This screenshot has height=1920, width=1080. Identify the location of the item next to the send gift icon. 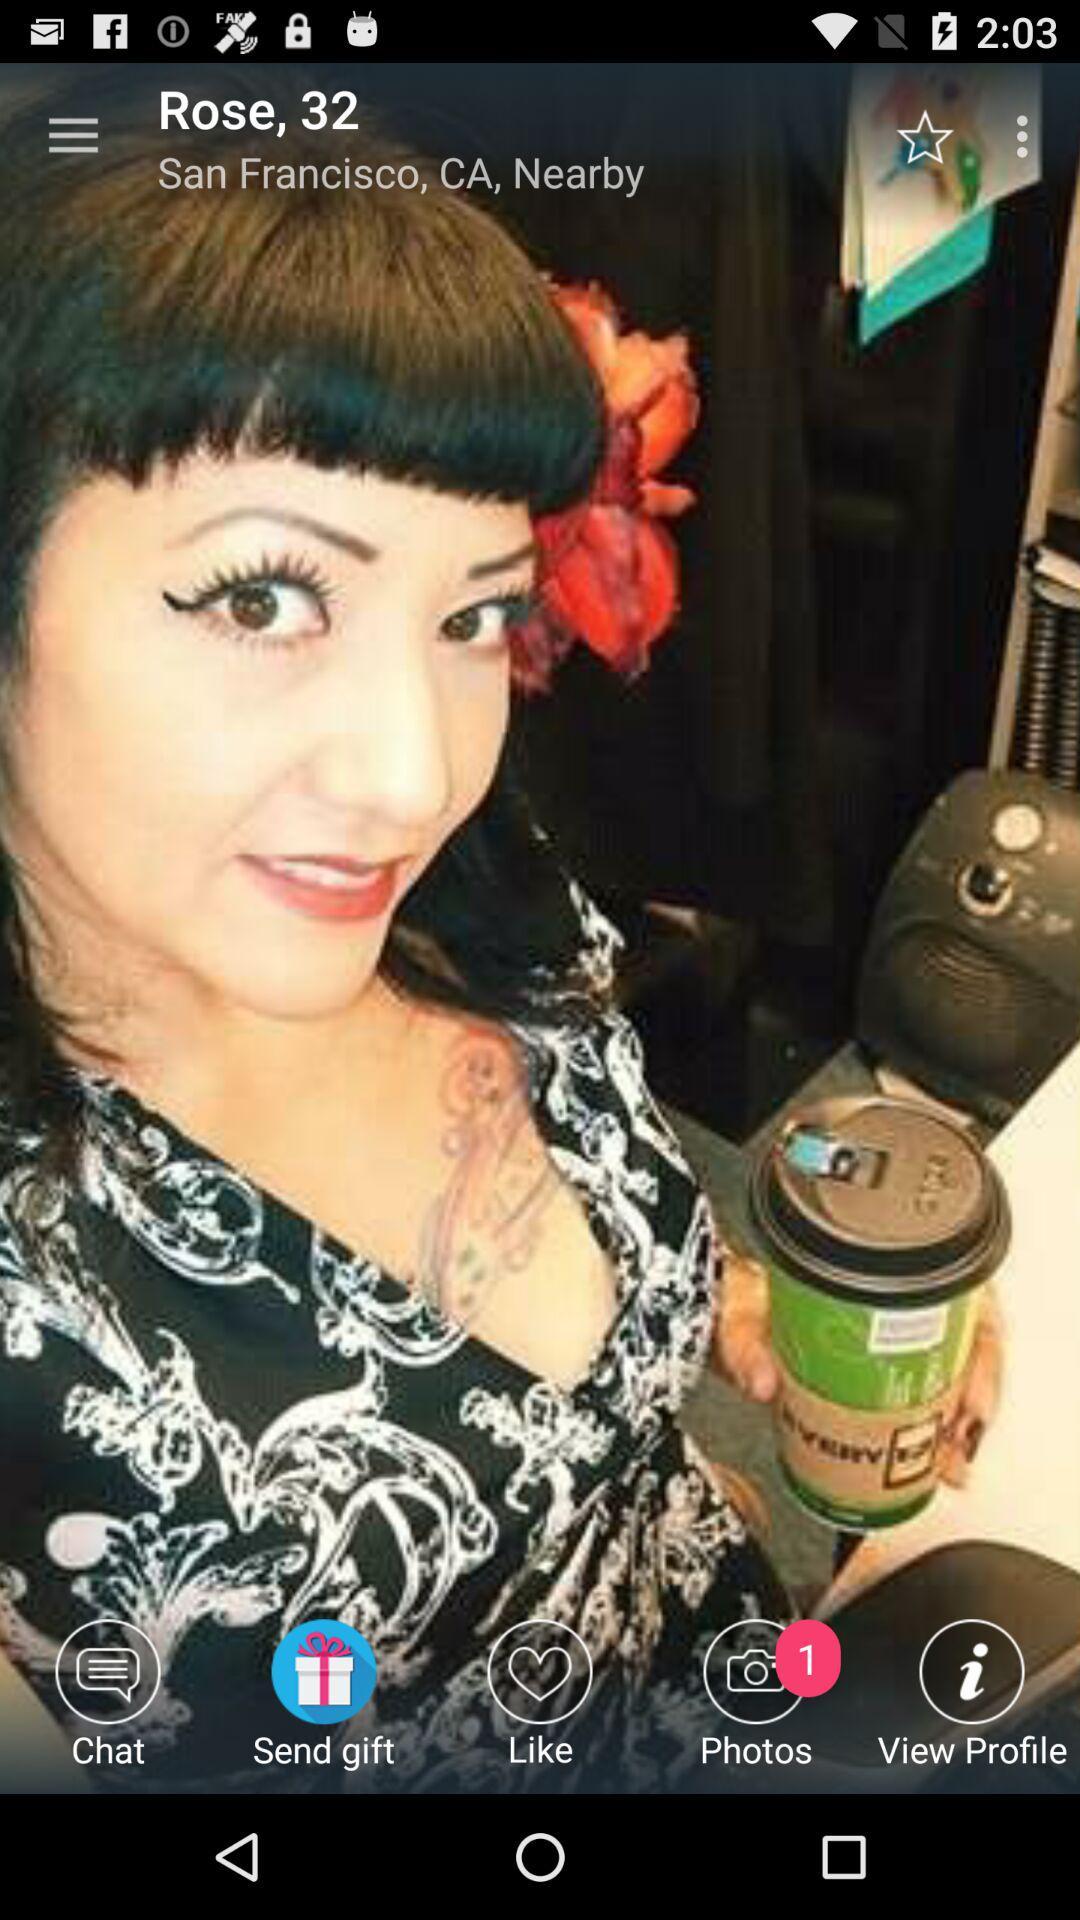
(540, 1705).